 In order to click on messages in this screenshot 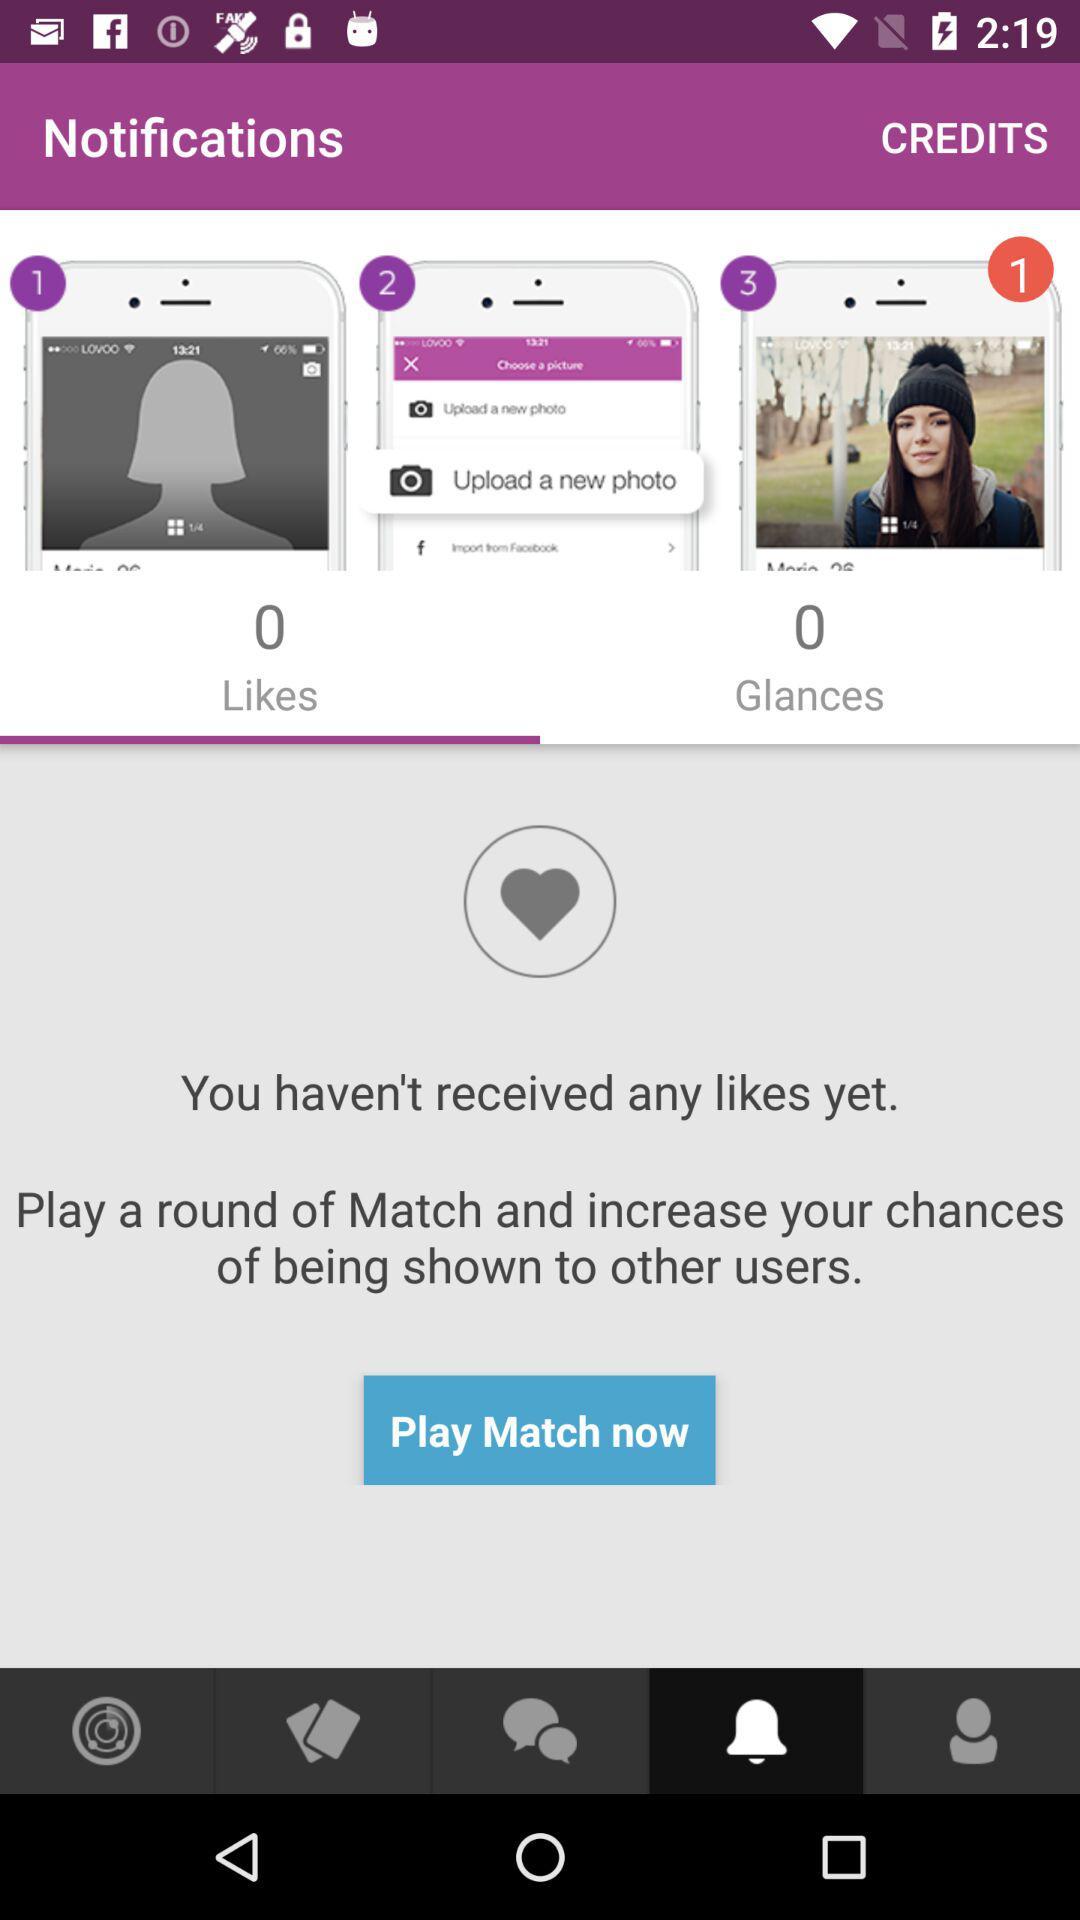, I will do `click(538, 1730)`.